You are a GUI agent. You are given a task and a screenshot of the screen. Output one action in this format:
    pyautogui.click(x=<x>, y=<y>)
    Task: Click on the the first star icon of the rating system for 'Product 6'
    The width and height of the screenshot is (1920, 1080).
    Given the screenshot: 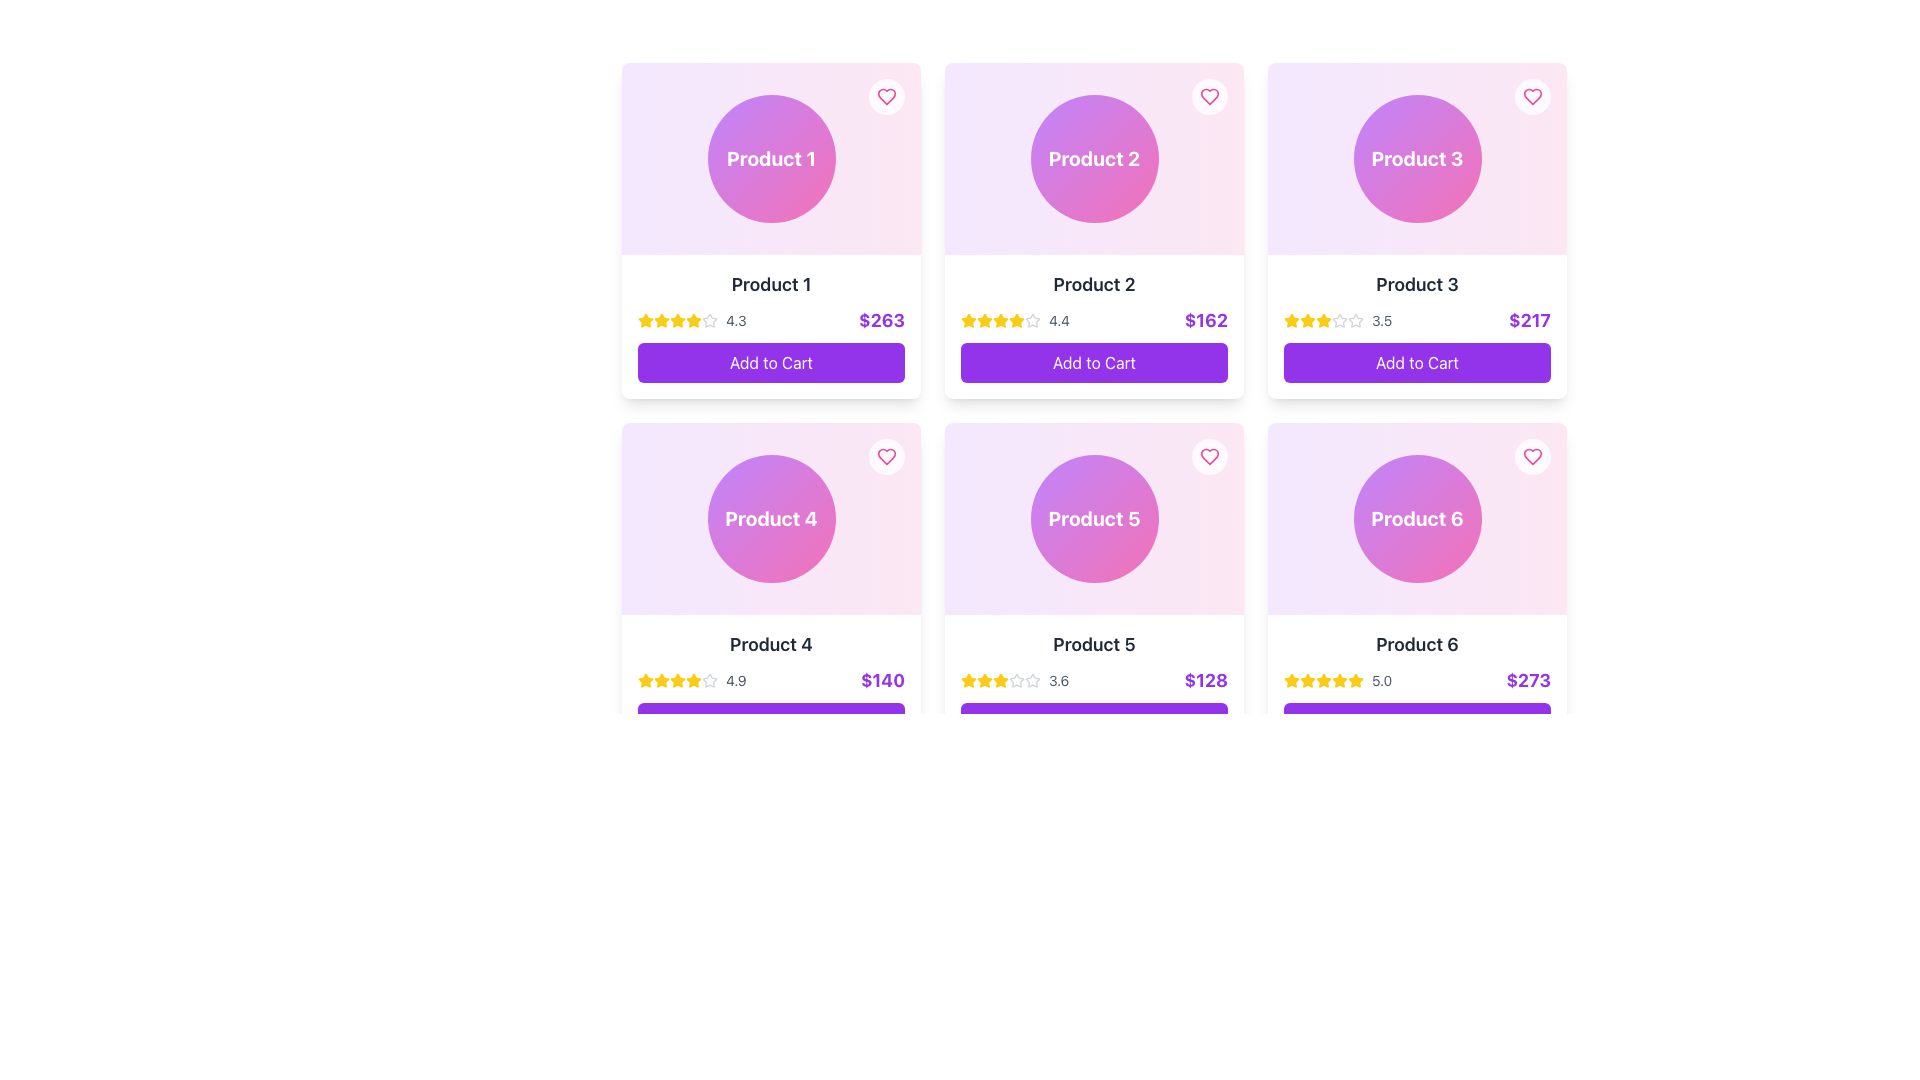 What is the action you would take?
    pyautogui.click(x=1291, y=680)
    